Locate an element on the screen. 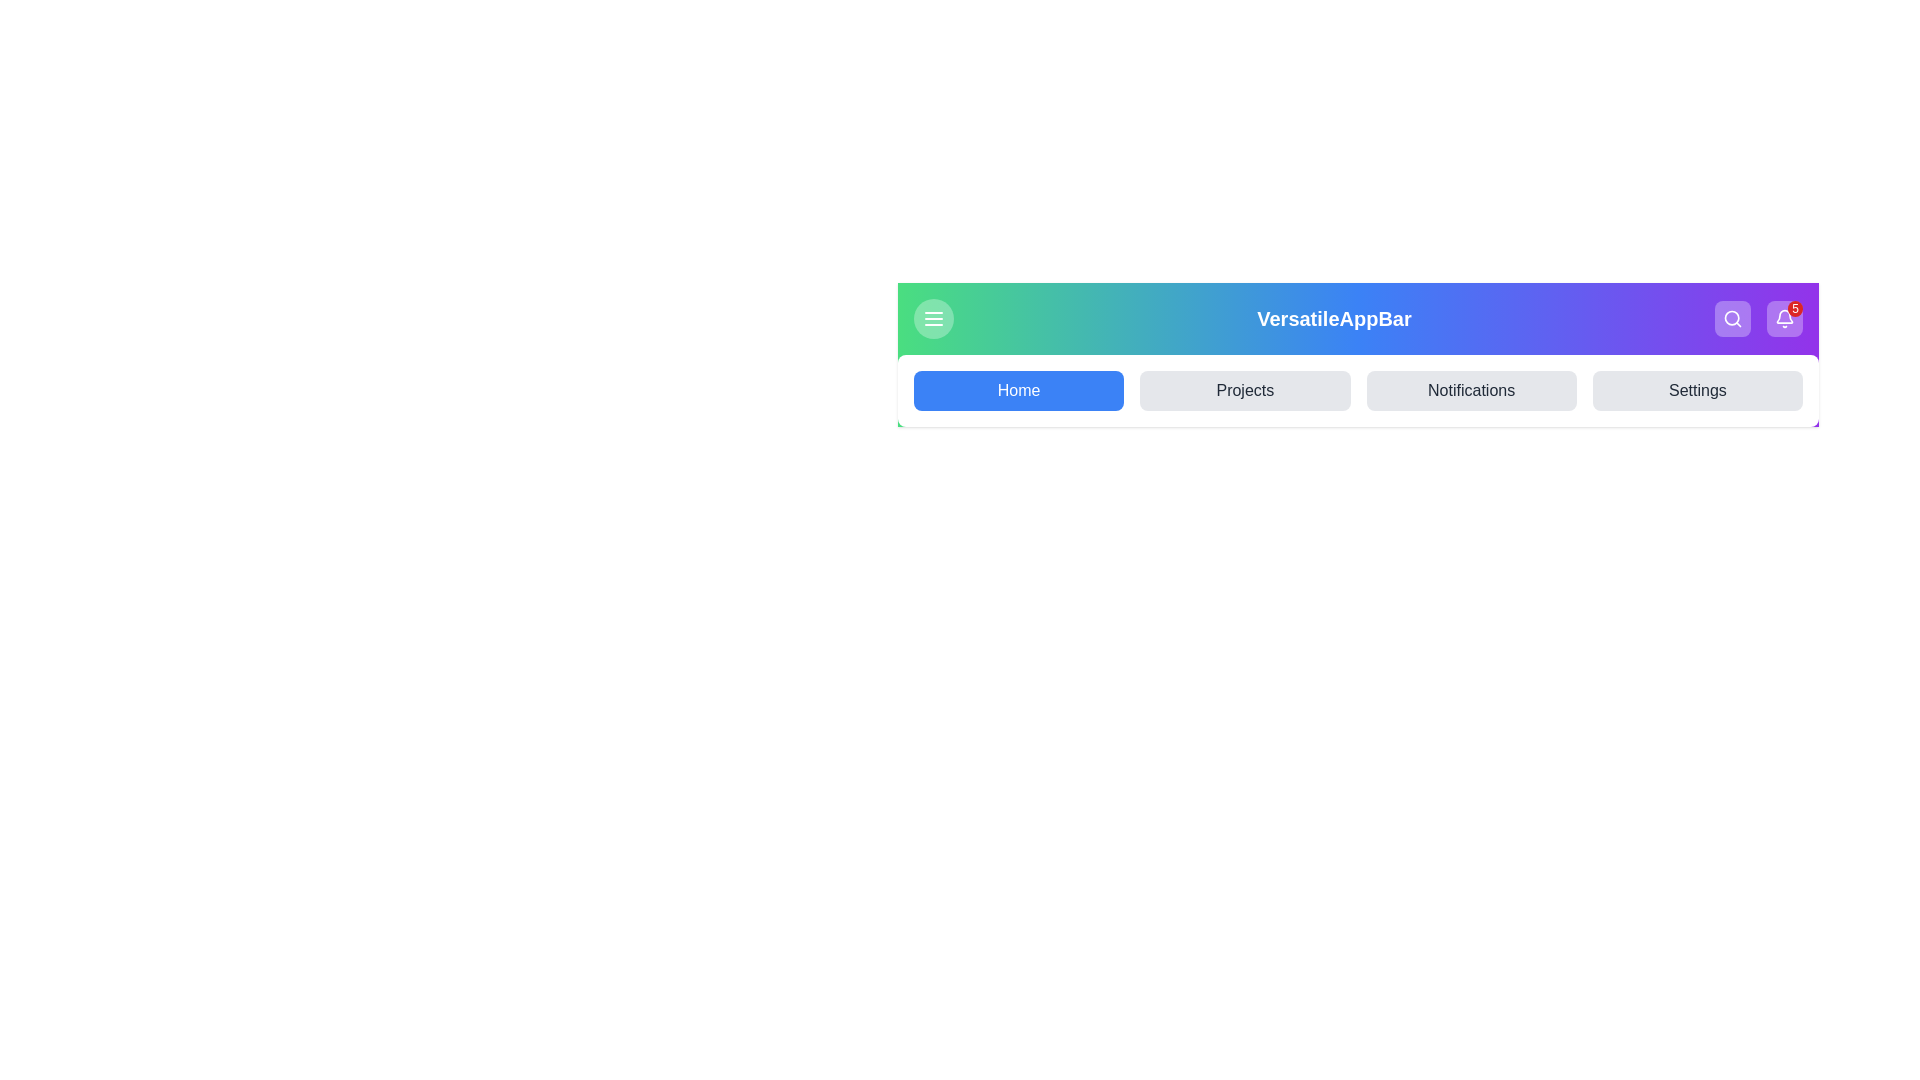 This screenshot has height=1080, width=1920. button with the menu icon to toggle the visibility of the menu panel is located at coordinates (933, 318).